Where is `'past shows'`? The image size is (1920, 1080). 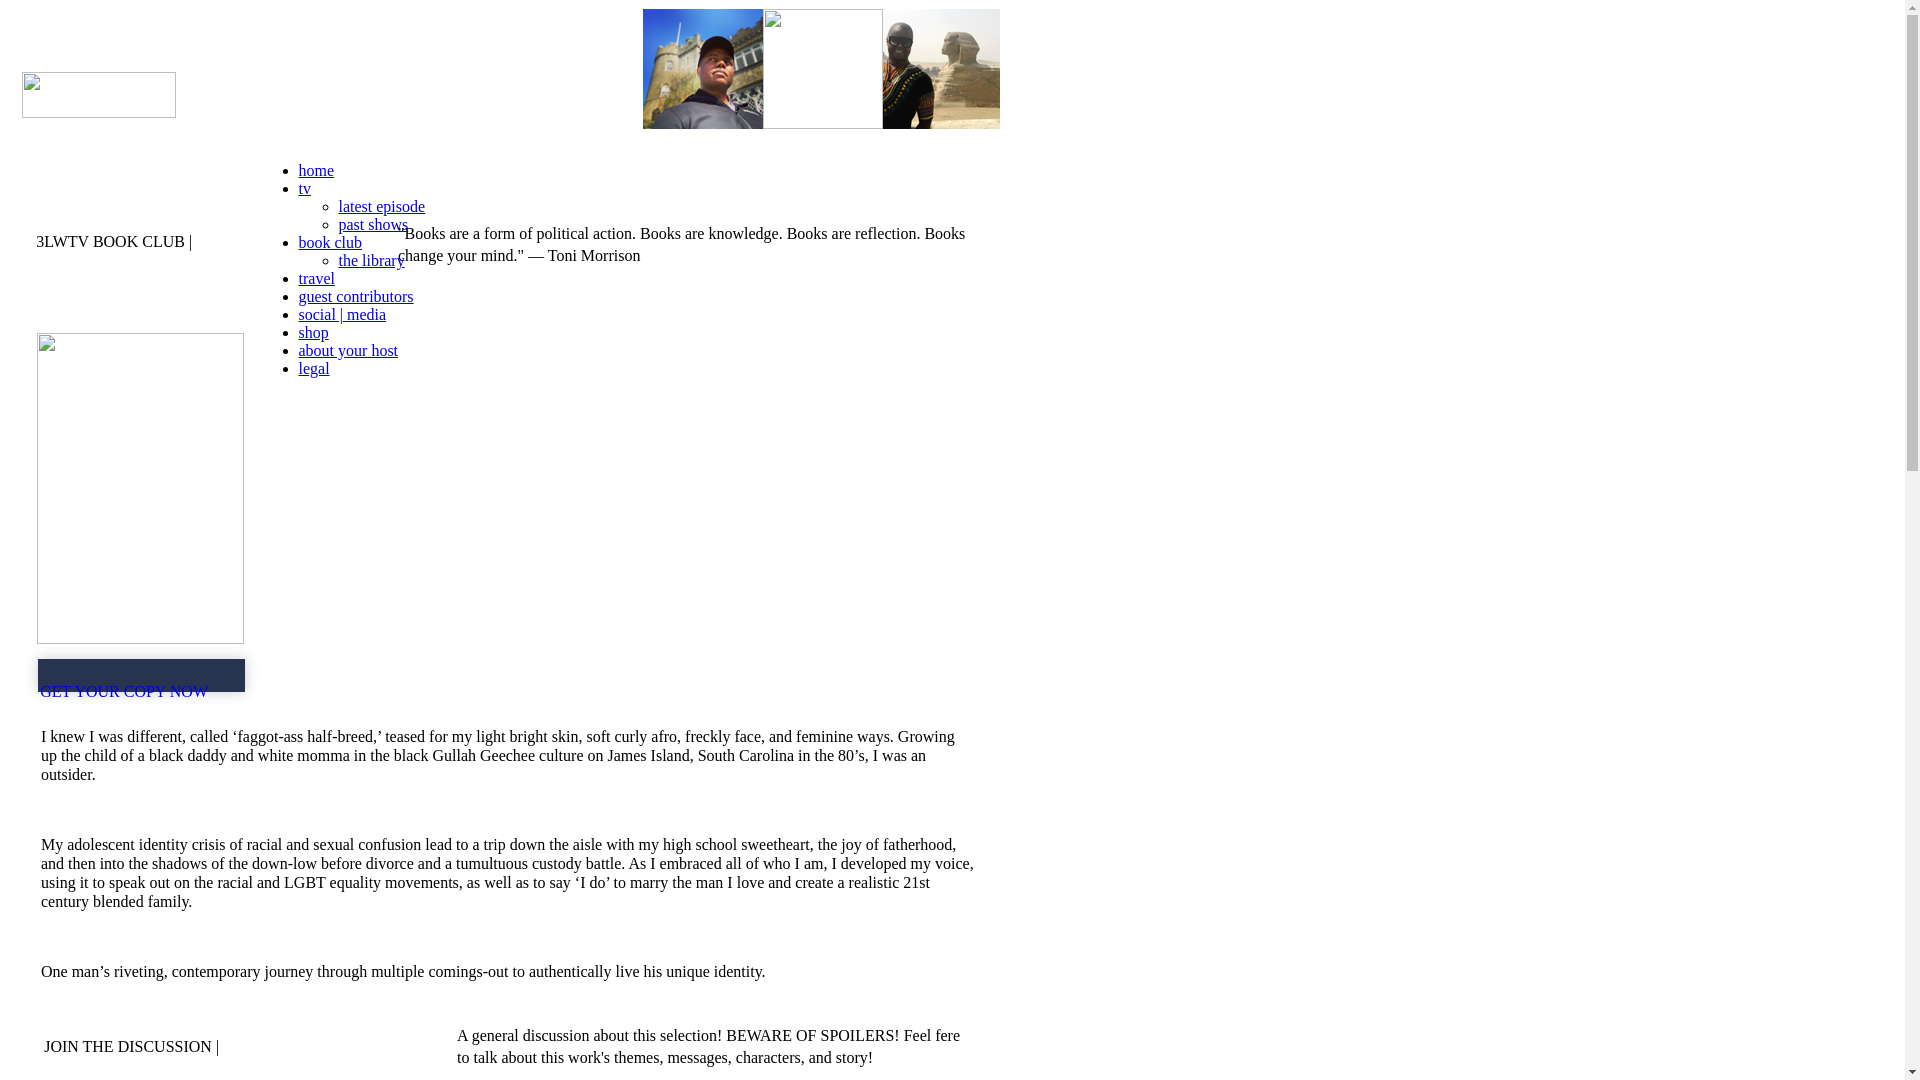 'past shows' is located at coordinates (373, 224).